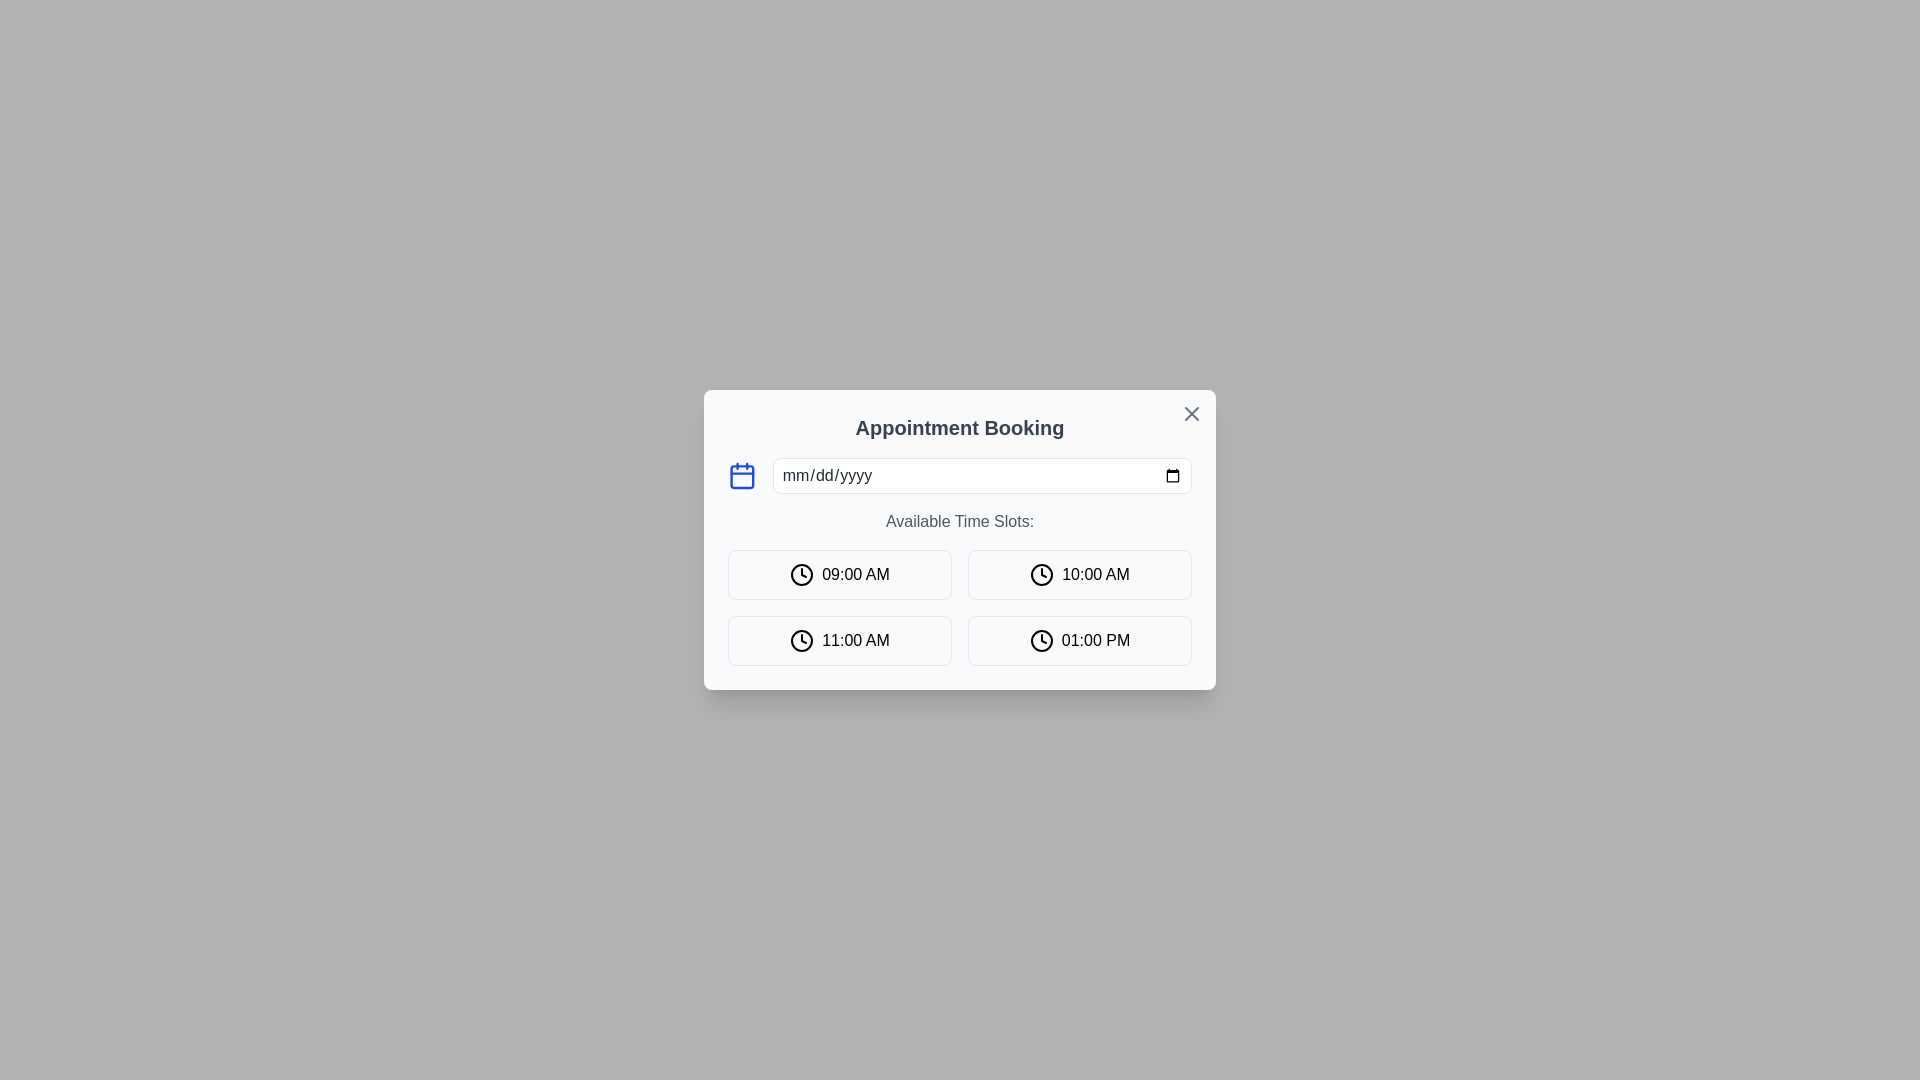 The image size is (1920, 1080). I want to click on the small graphical icon resembling a diagonal cross located at the top-right corner of the modal dialog, next to the title 'Appointment Booking', so click(1191, 412).